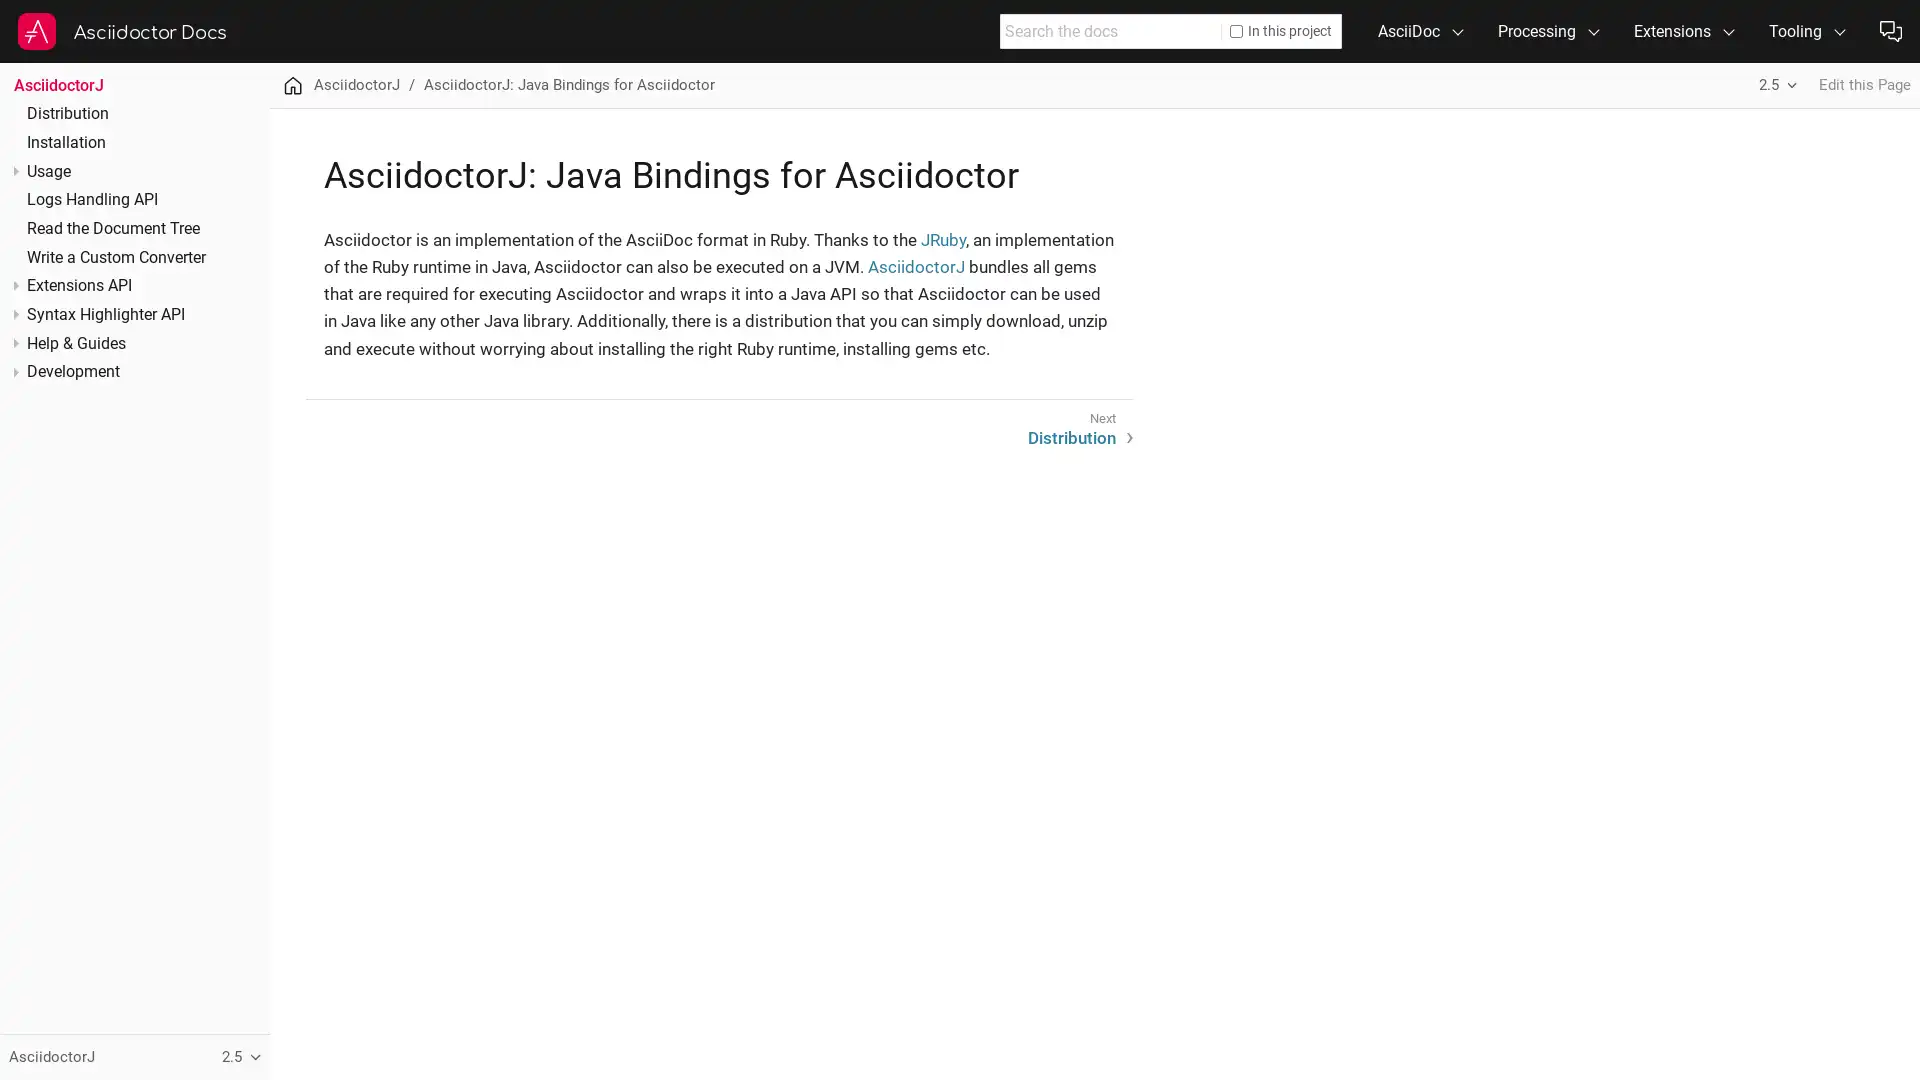 This screenshot has width=1920, height=1080. What do you see at coordinates (1777, 84) in the screenshot?
I see `2.5` at bounding box center [1777, 84].